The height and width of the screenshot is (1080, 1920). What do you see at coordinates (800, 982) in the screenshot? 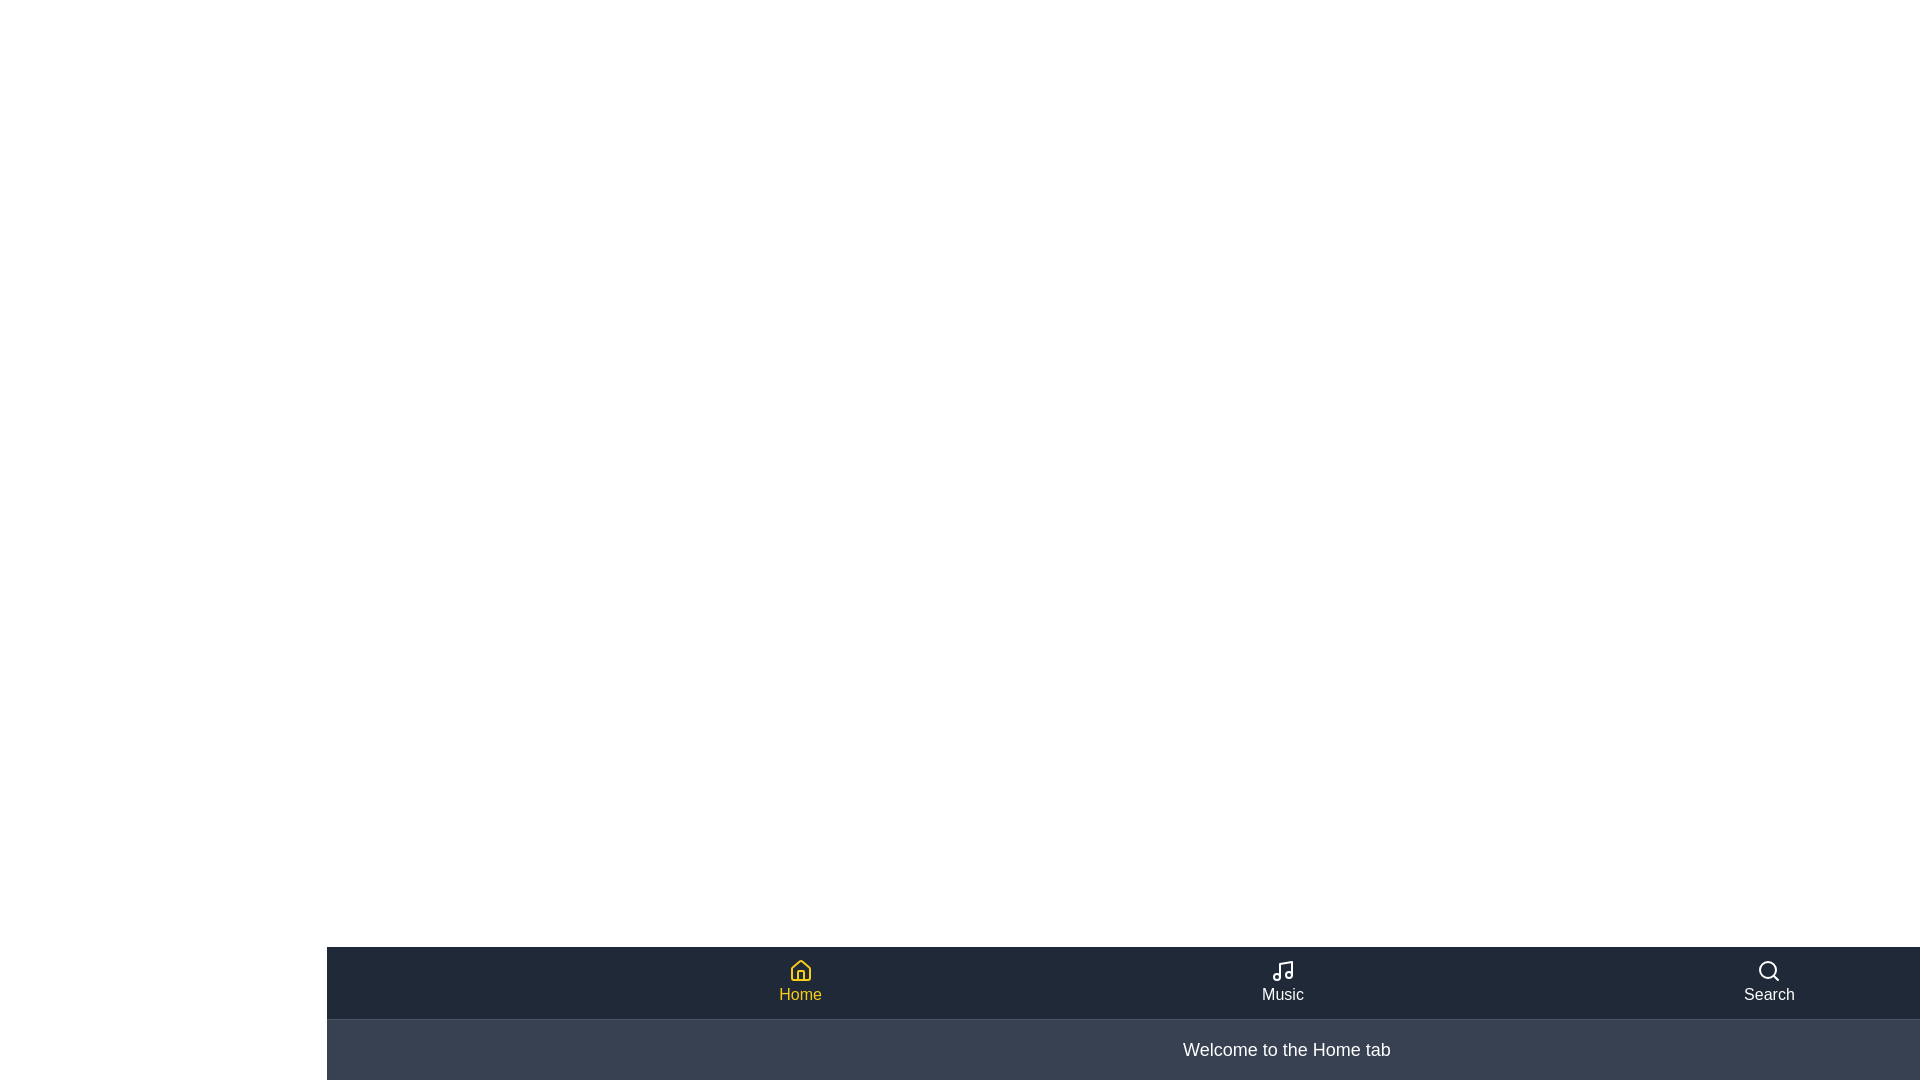
I see `the Home tab to view its content` at bounding box center [800, 982].